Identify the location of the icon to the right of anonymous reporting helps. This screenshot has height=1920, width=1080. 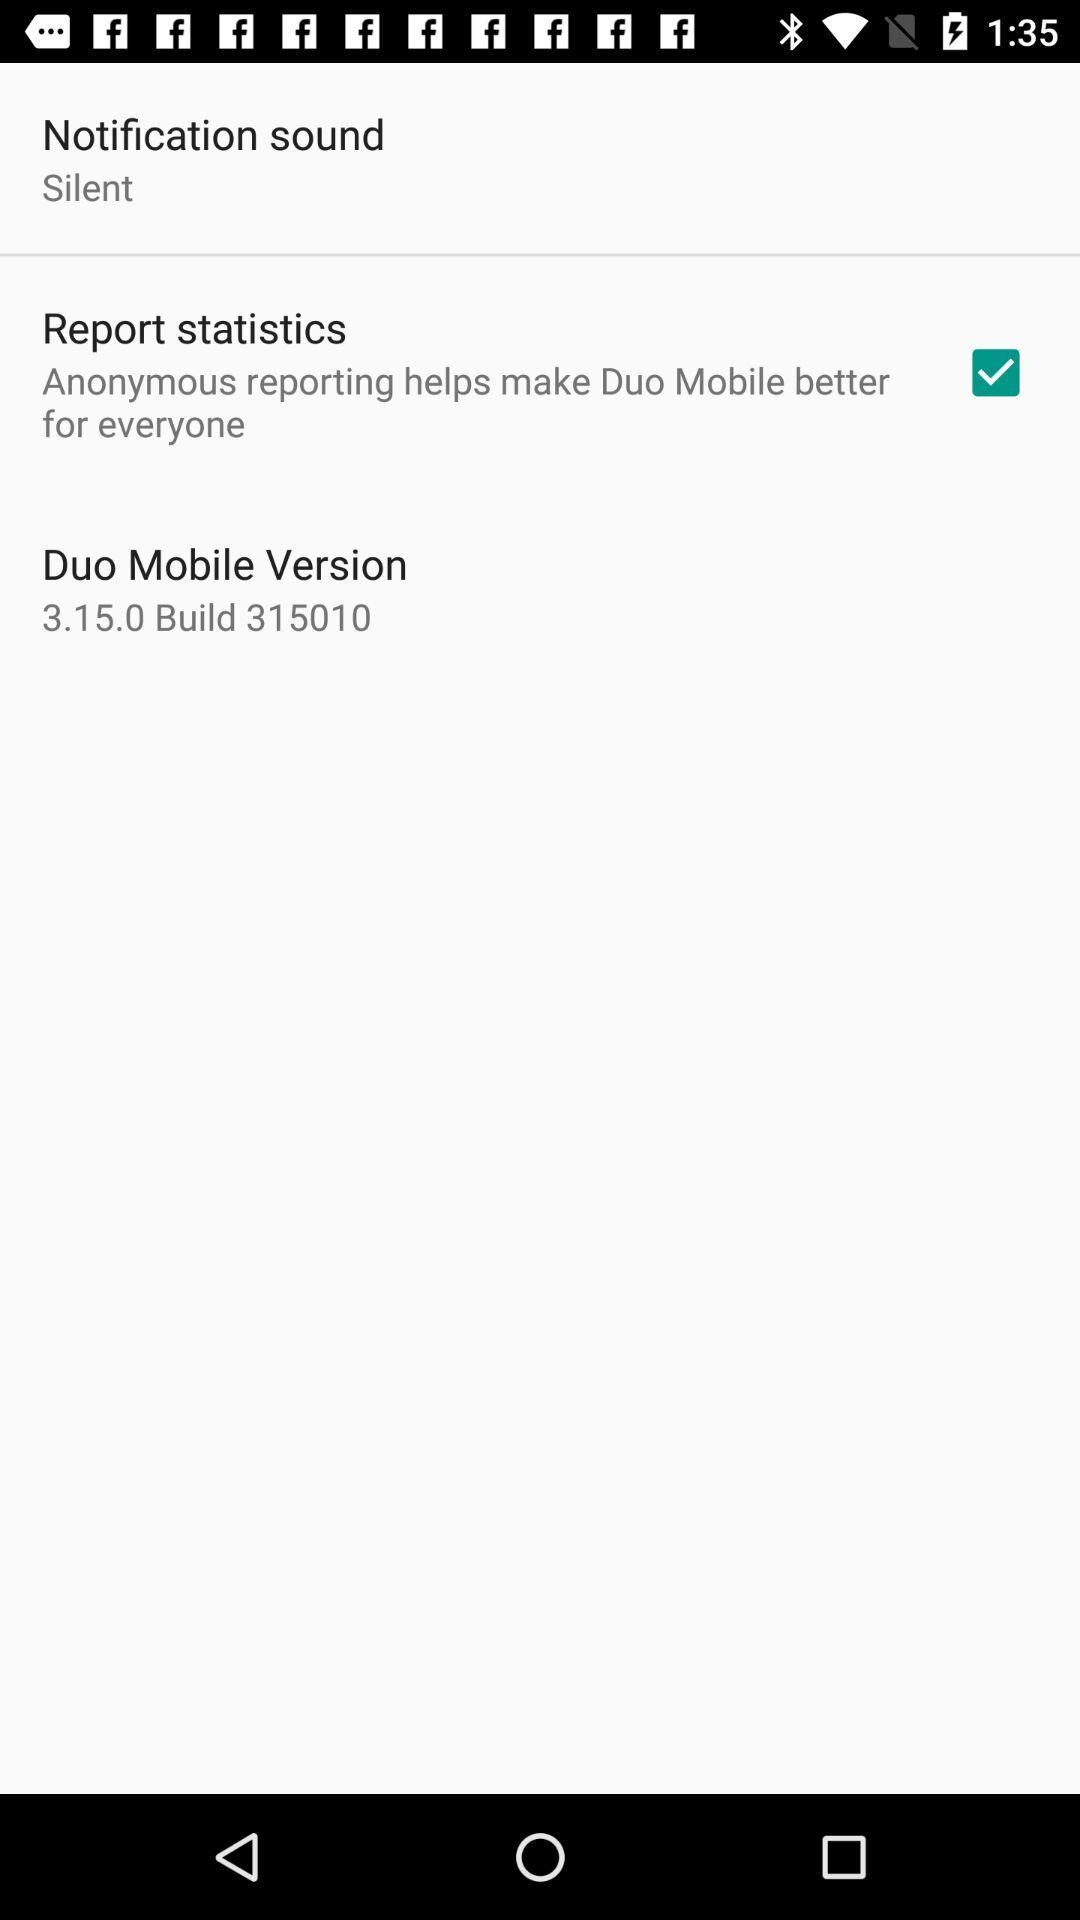
(995, 372).